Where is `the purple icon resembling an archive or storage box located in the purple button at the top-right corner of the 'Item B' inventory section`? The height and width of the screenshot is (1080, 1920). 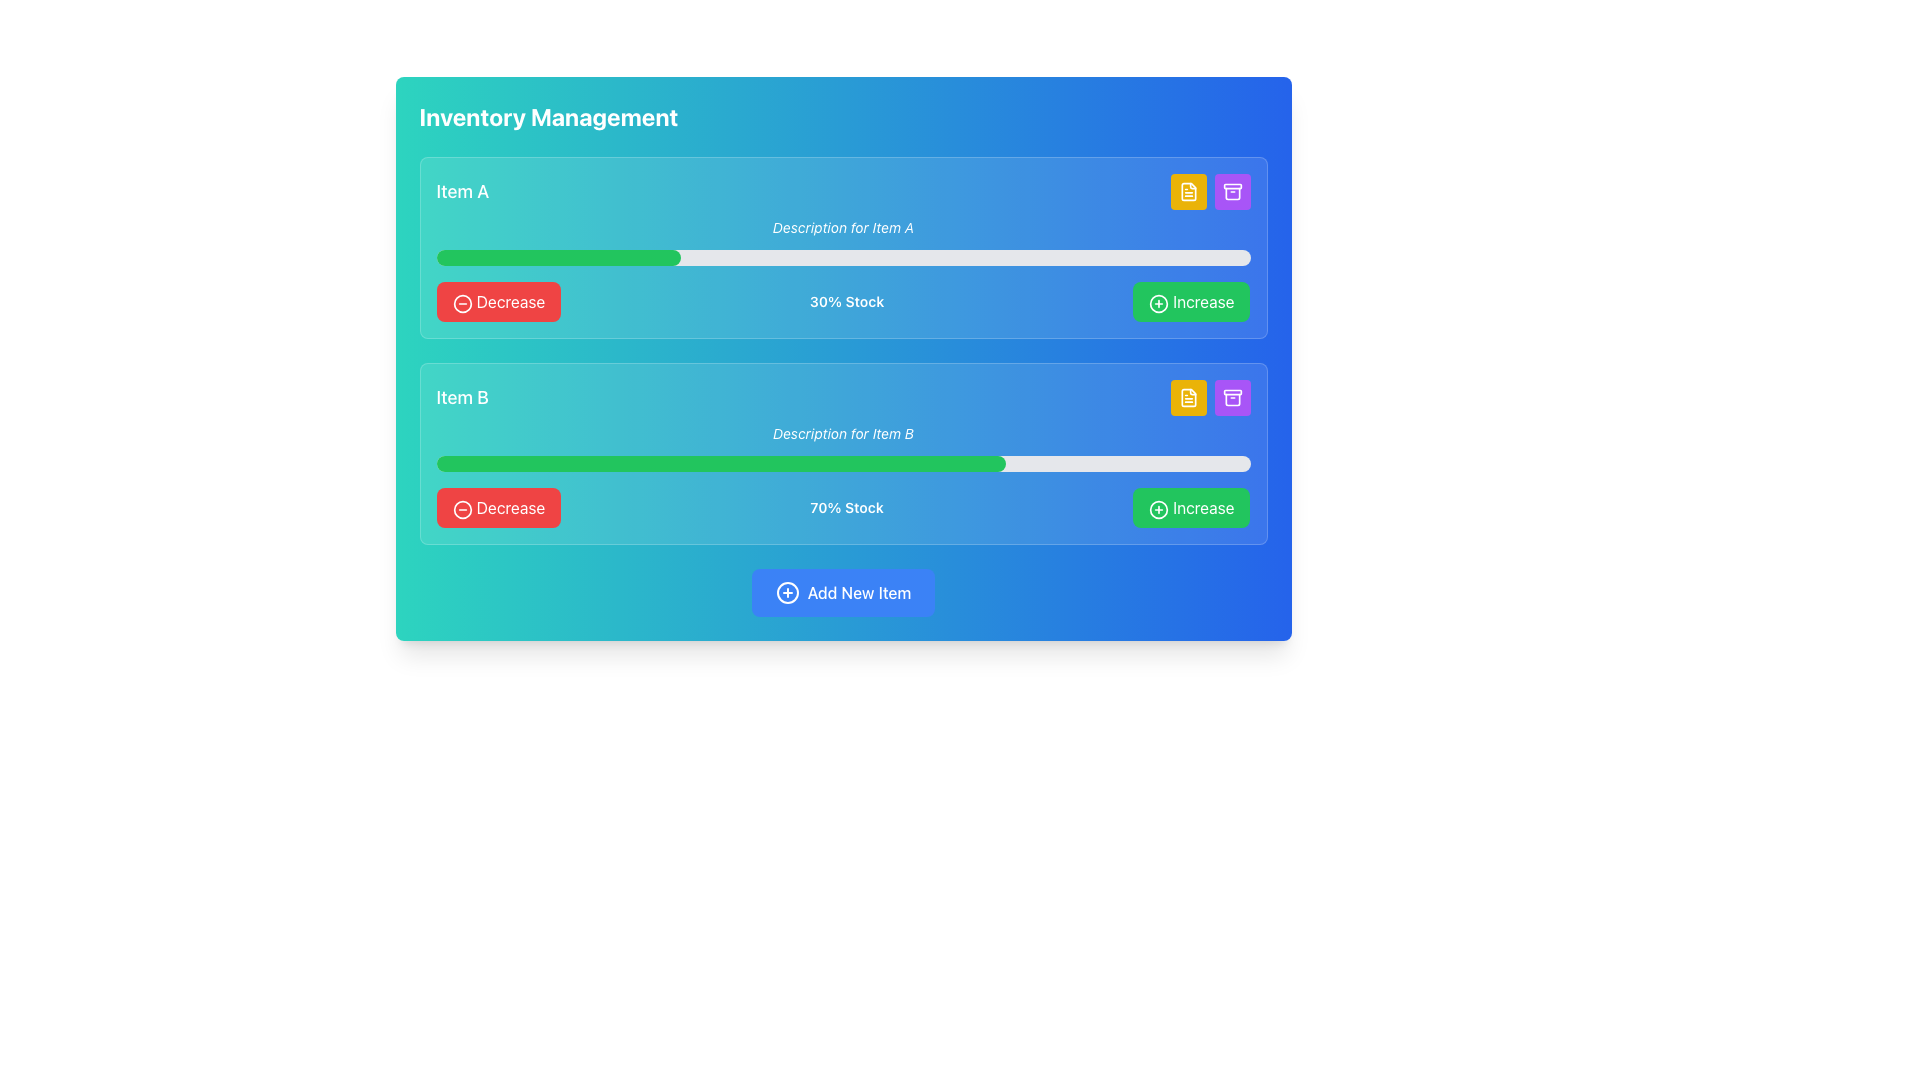
the purple icon resembling an archive or storage box located in the purple button at the top-right corner of the 'Item B' inventory section is located at coordinates (1231, 397).